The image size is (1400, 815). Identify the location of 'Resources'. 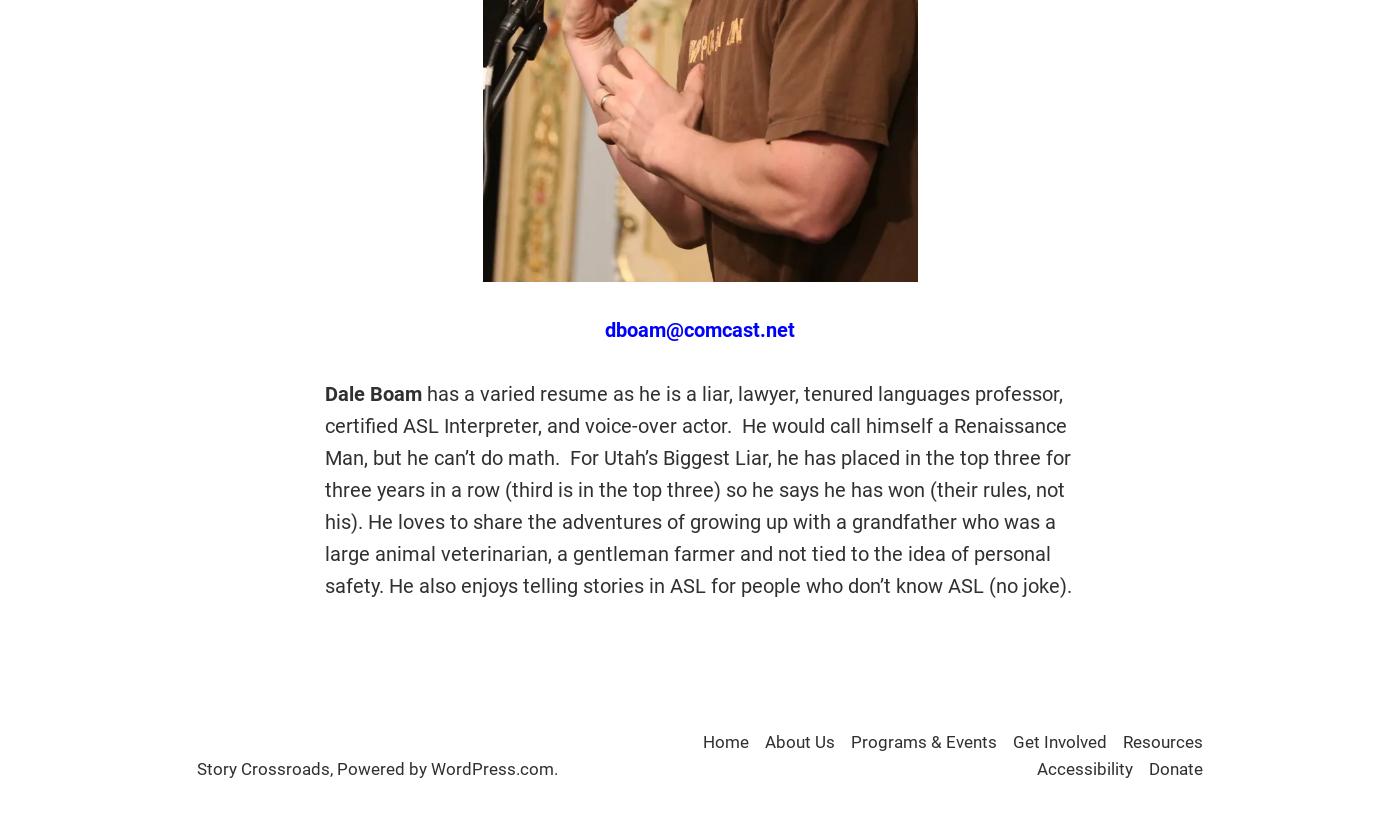
(1122, 741).